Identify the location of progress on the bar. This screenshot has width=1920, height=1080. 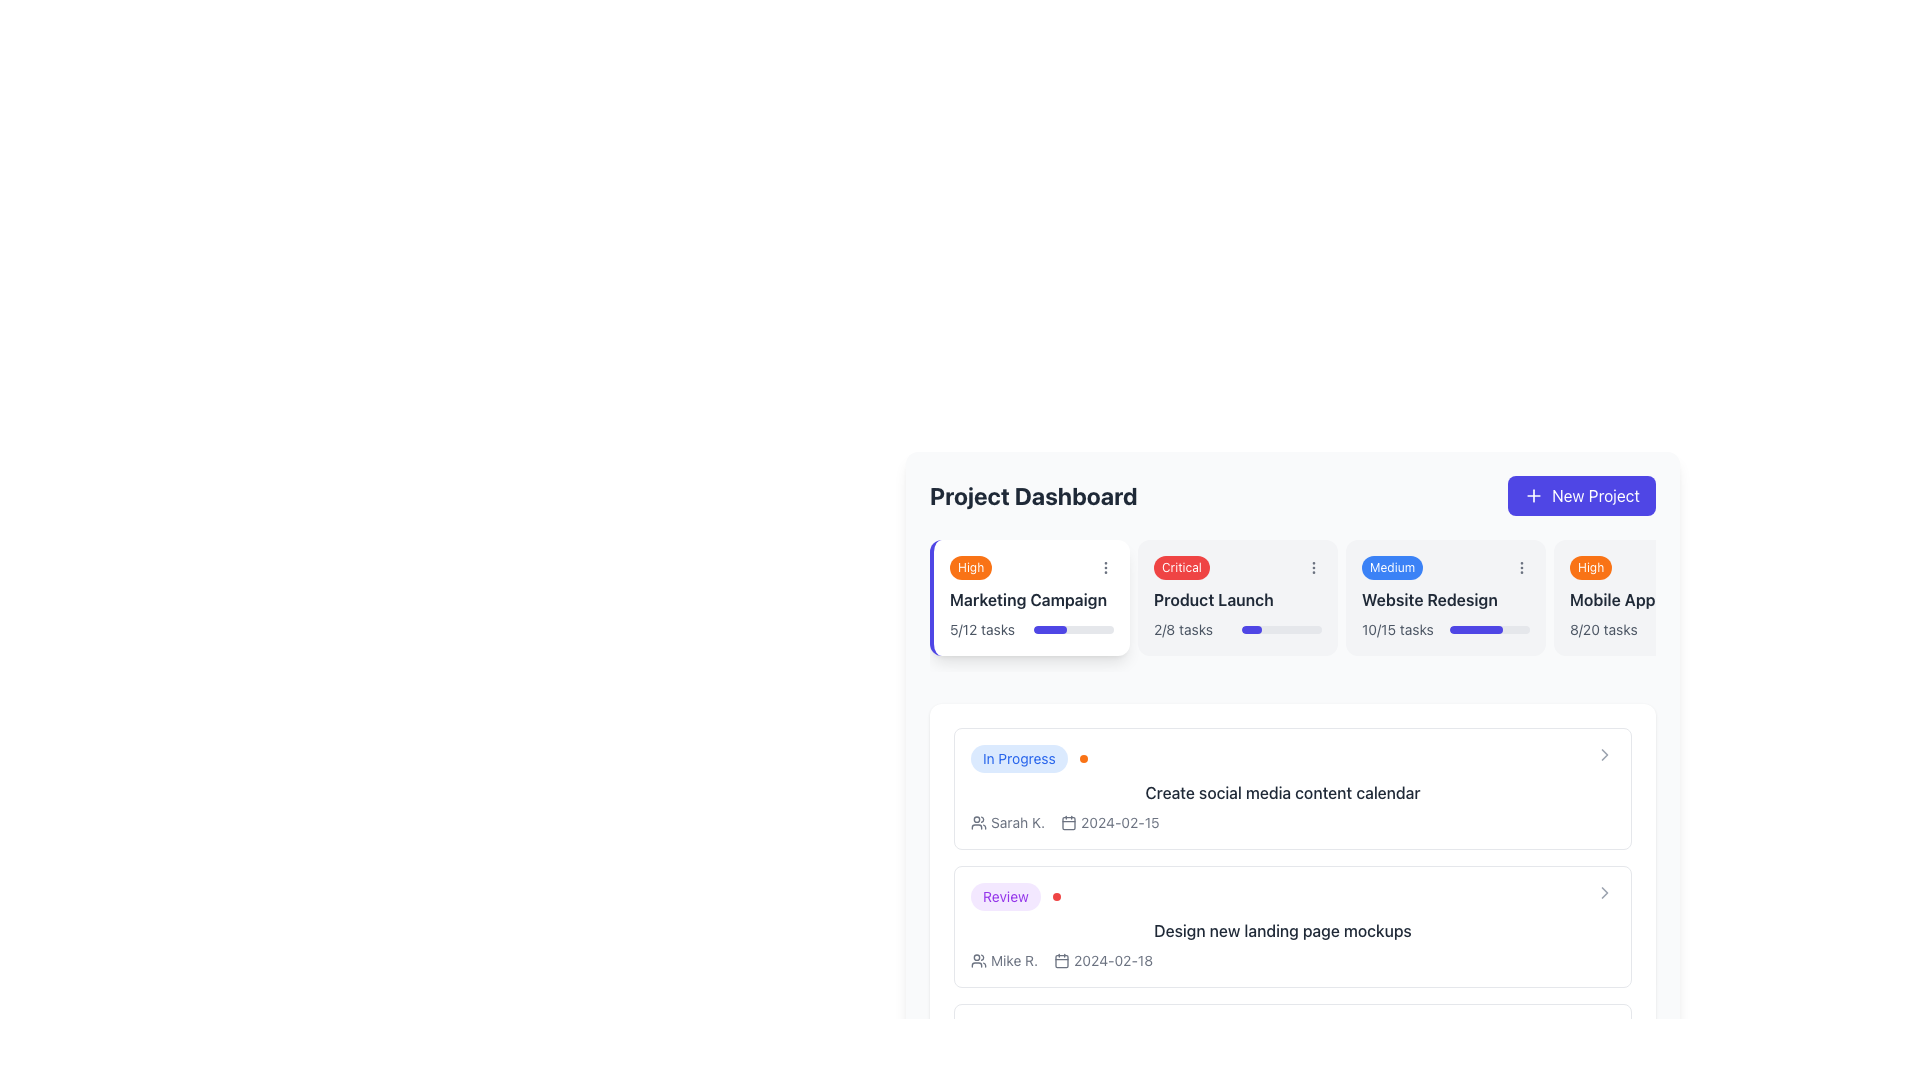
(1086, 628).